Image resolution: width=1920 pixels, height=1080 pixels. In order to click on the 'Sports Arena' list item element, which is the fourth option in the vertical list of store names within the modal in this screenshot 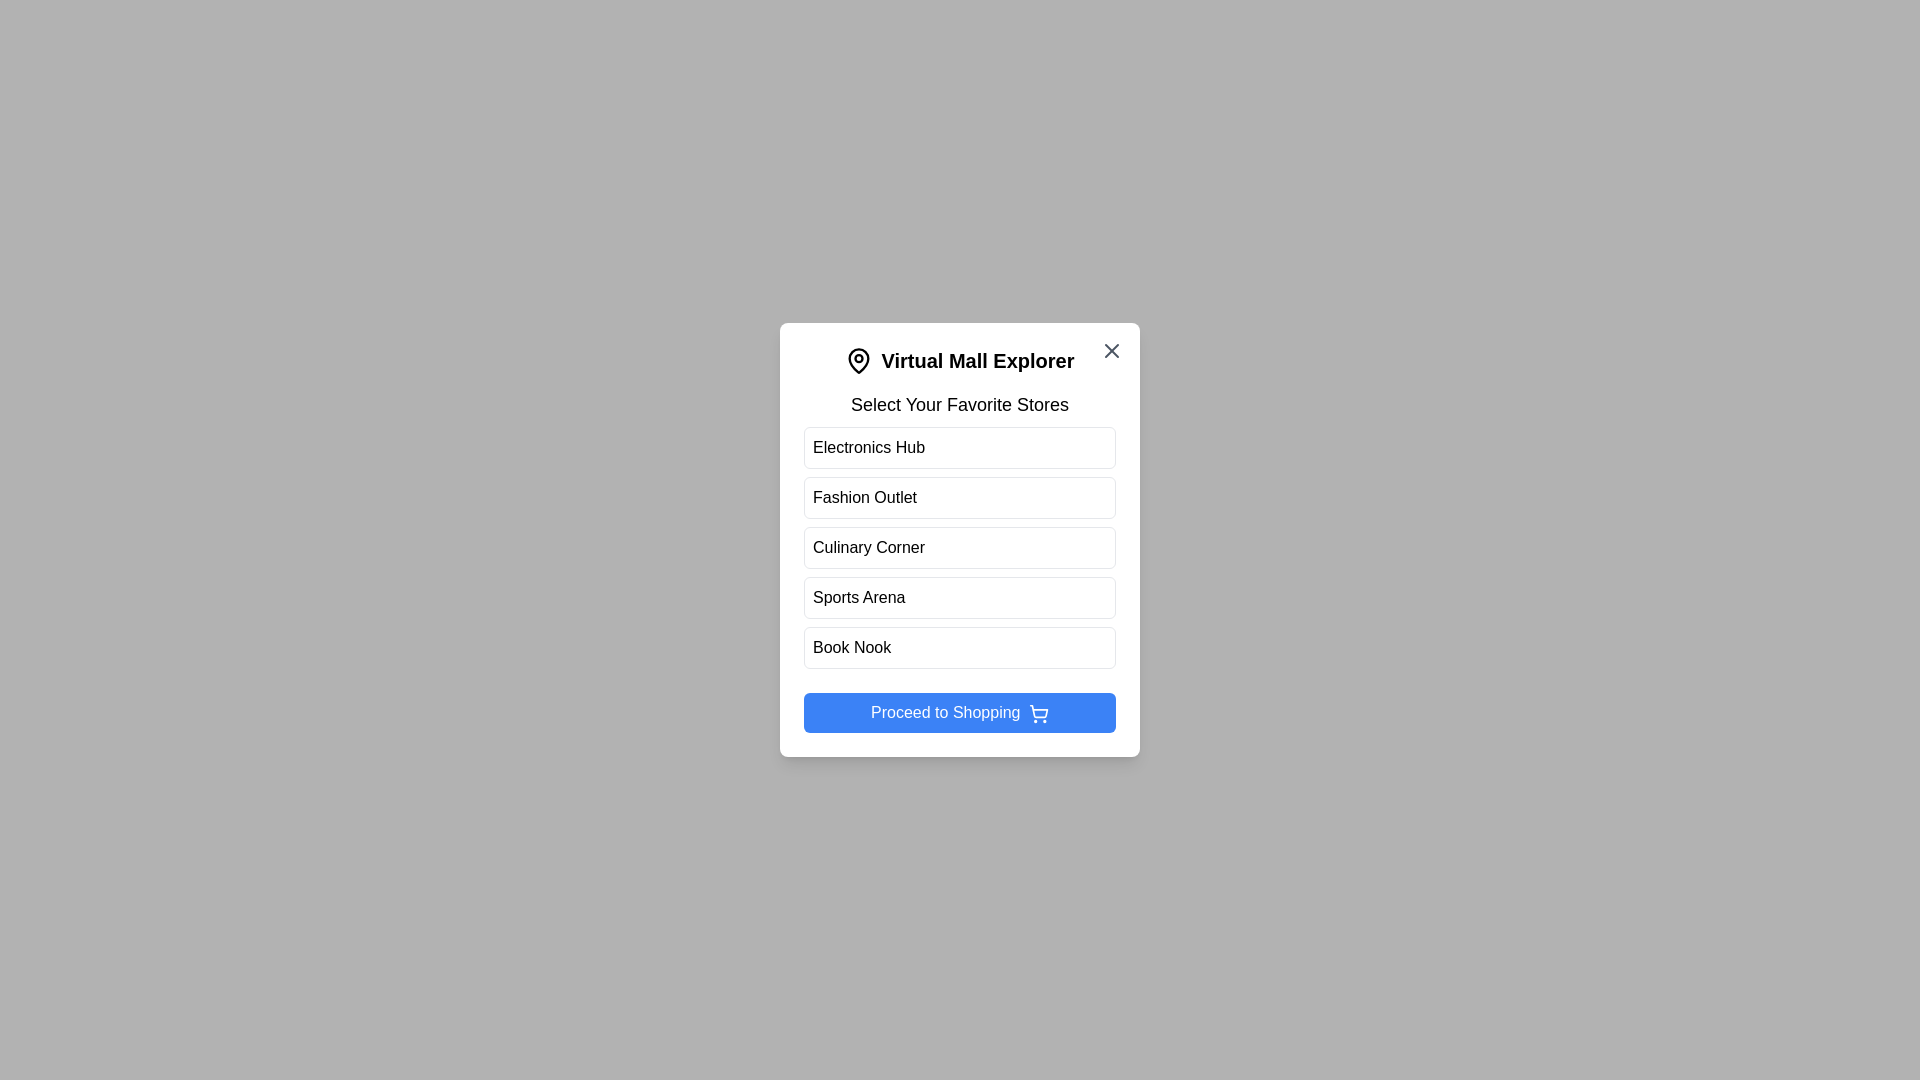, I will do `click(960, 596)`.